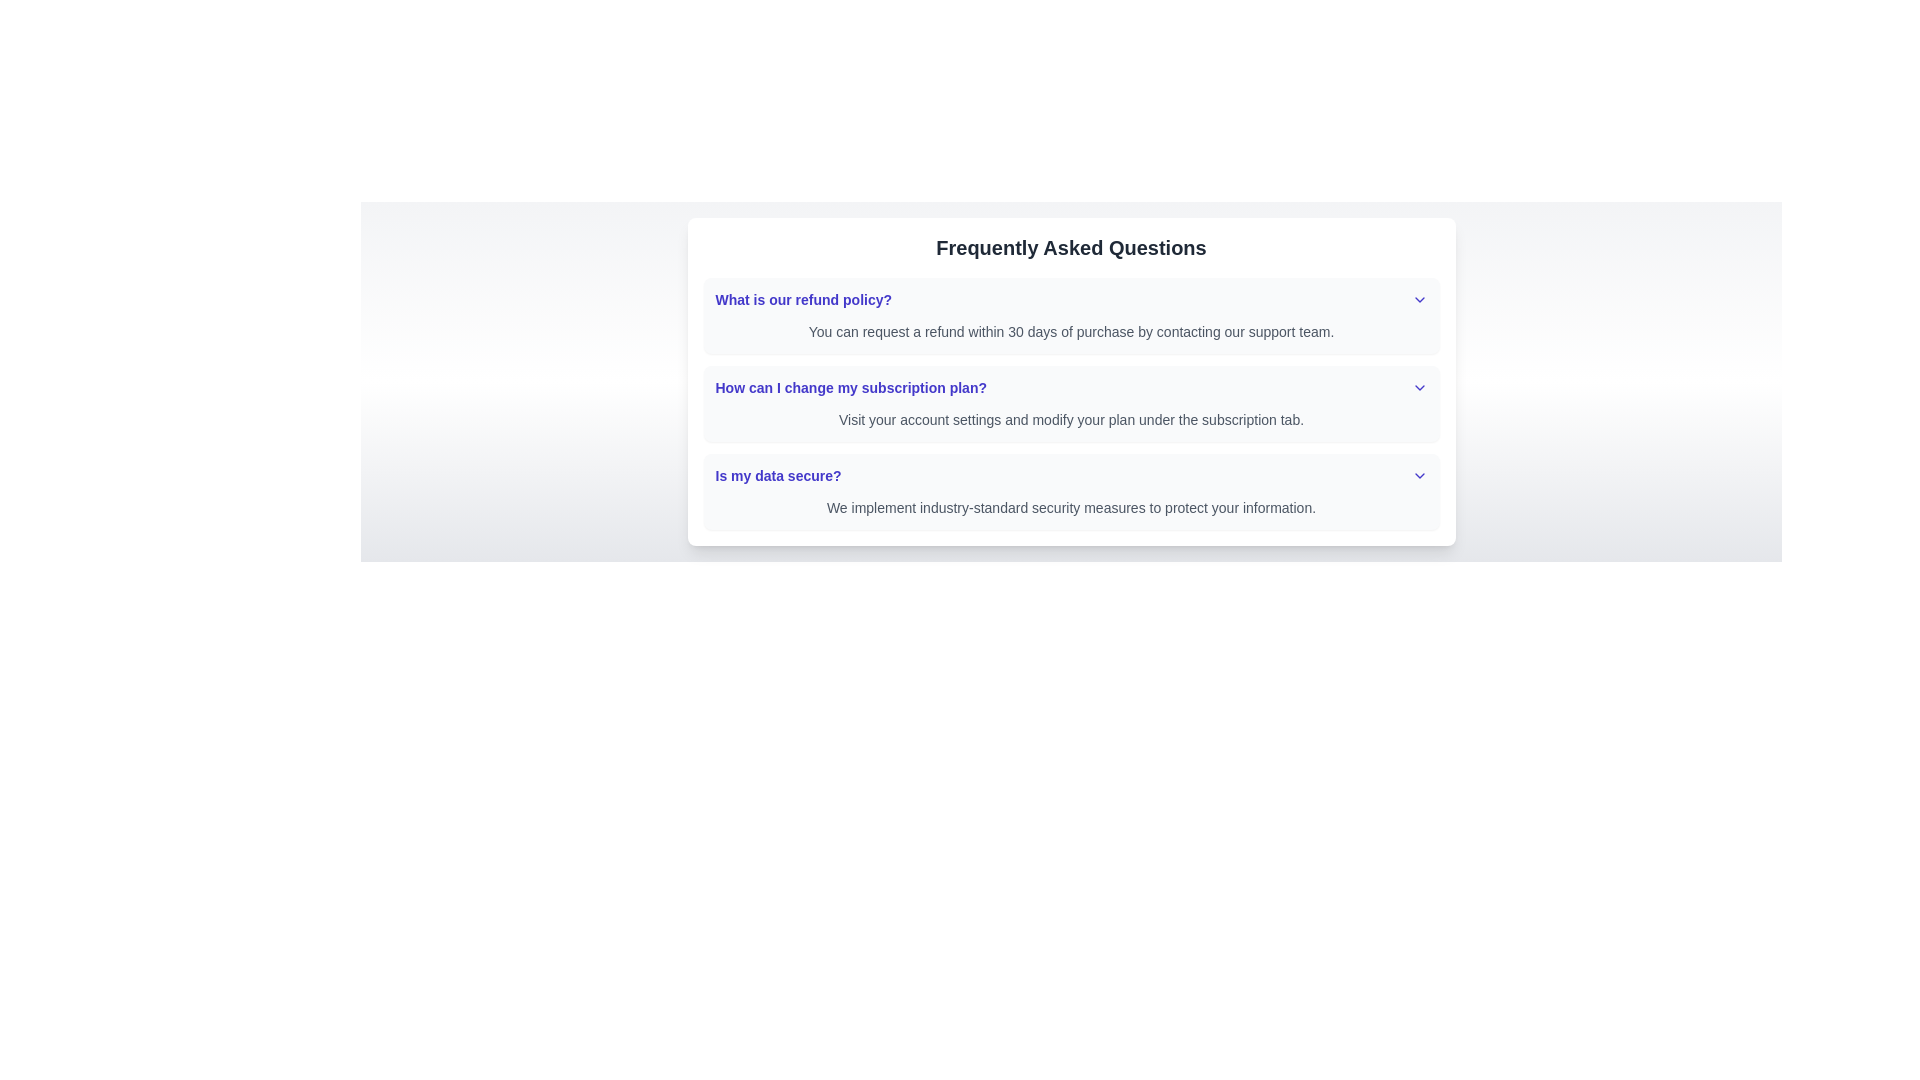  Describe the element at coordinates (1070, 315) in the screenshot. I see `the collapsible FAQ item titled 'What is our refund policy?'` at that location.